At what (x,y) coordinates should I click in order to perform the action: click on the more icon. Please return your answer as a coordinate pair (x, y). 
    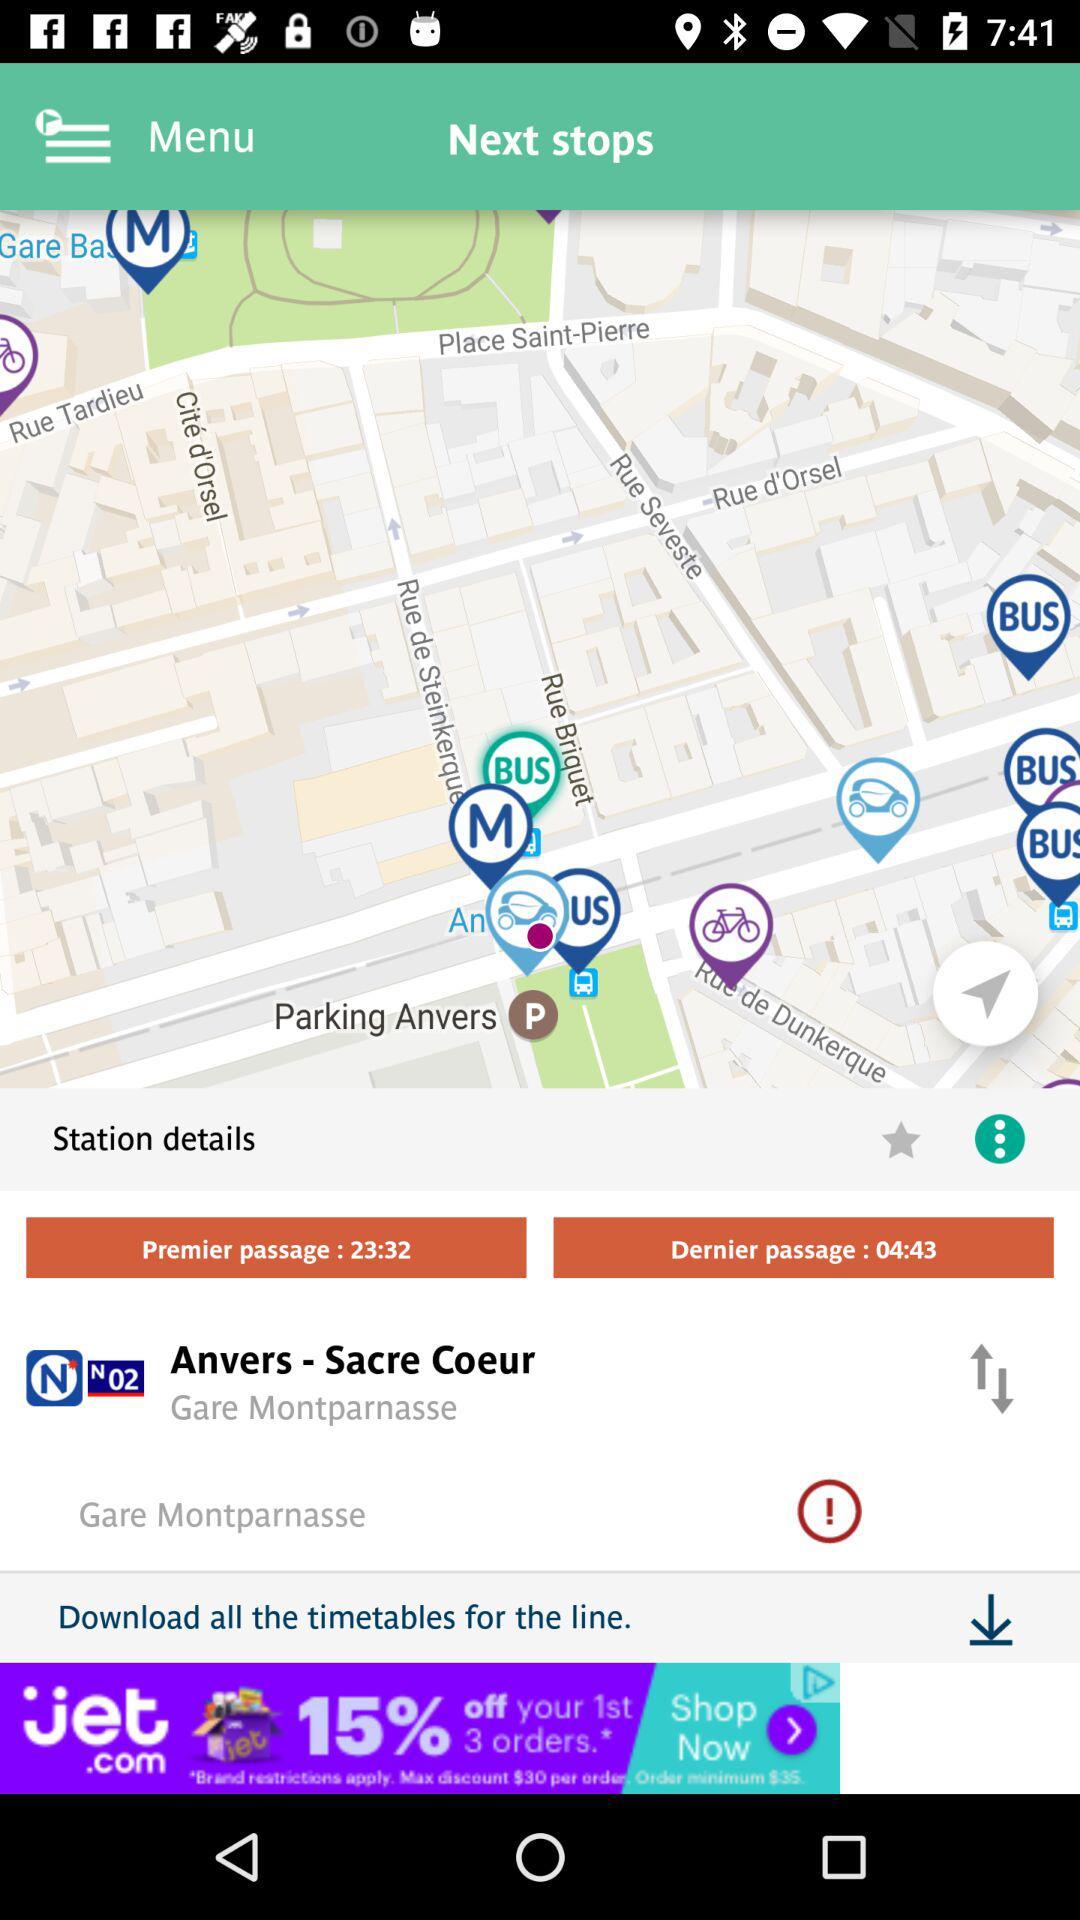
    Looking at the image, I should click on (1000, 1139).